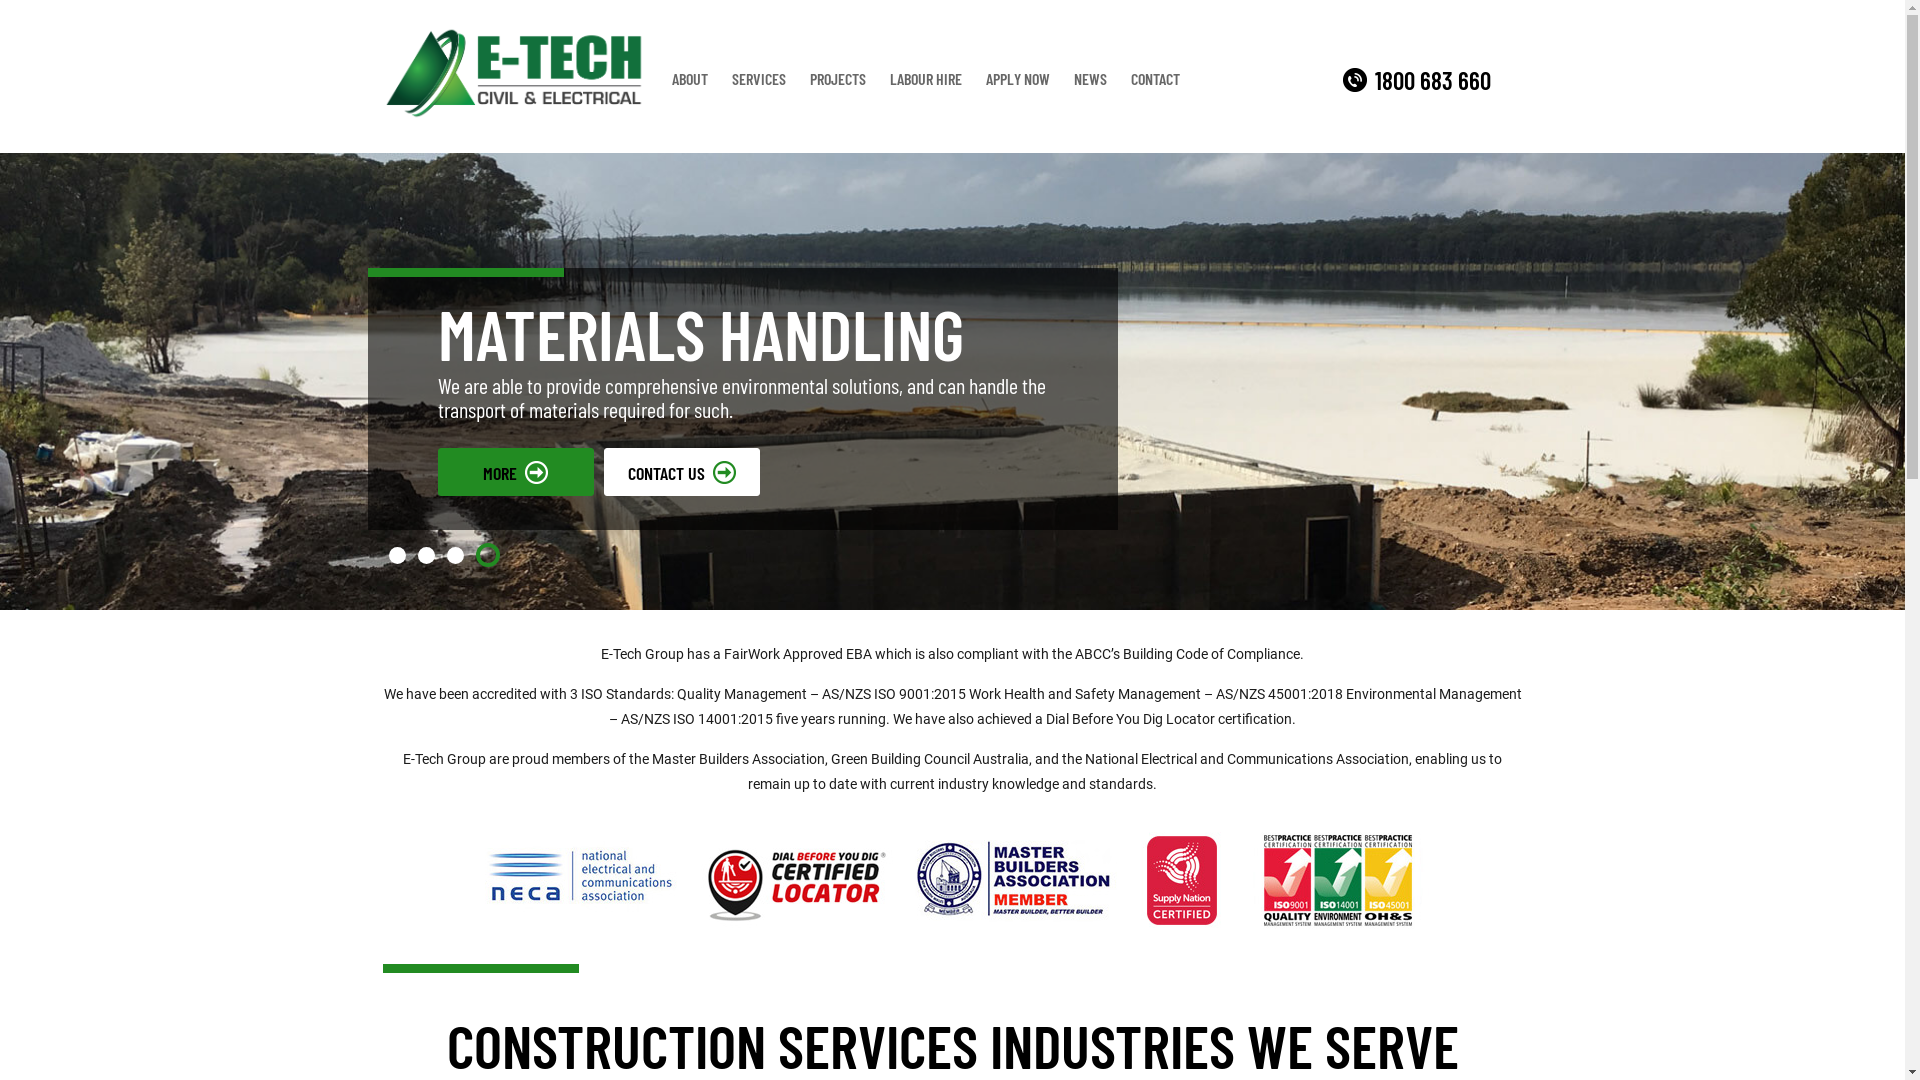  I want to click on 'SERVICES', so click(757, 77).